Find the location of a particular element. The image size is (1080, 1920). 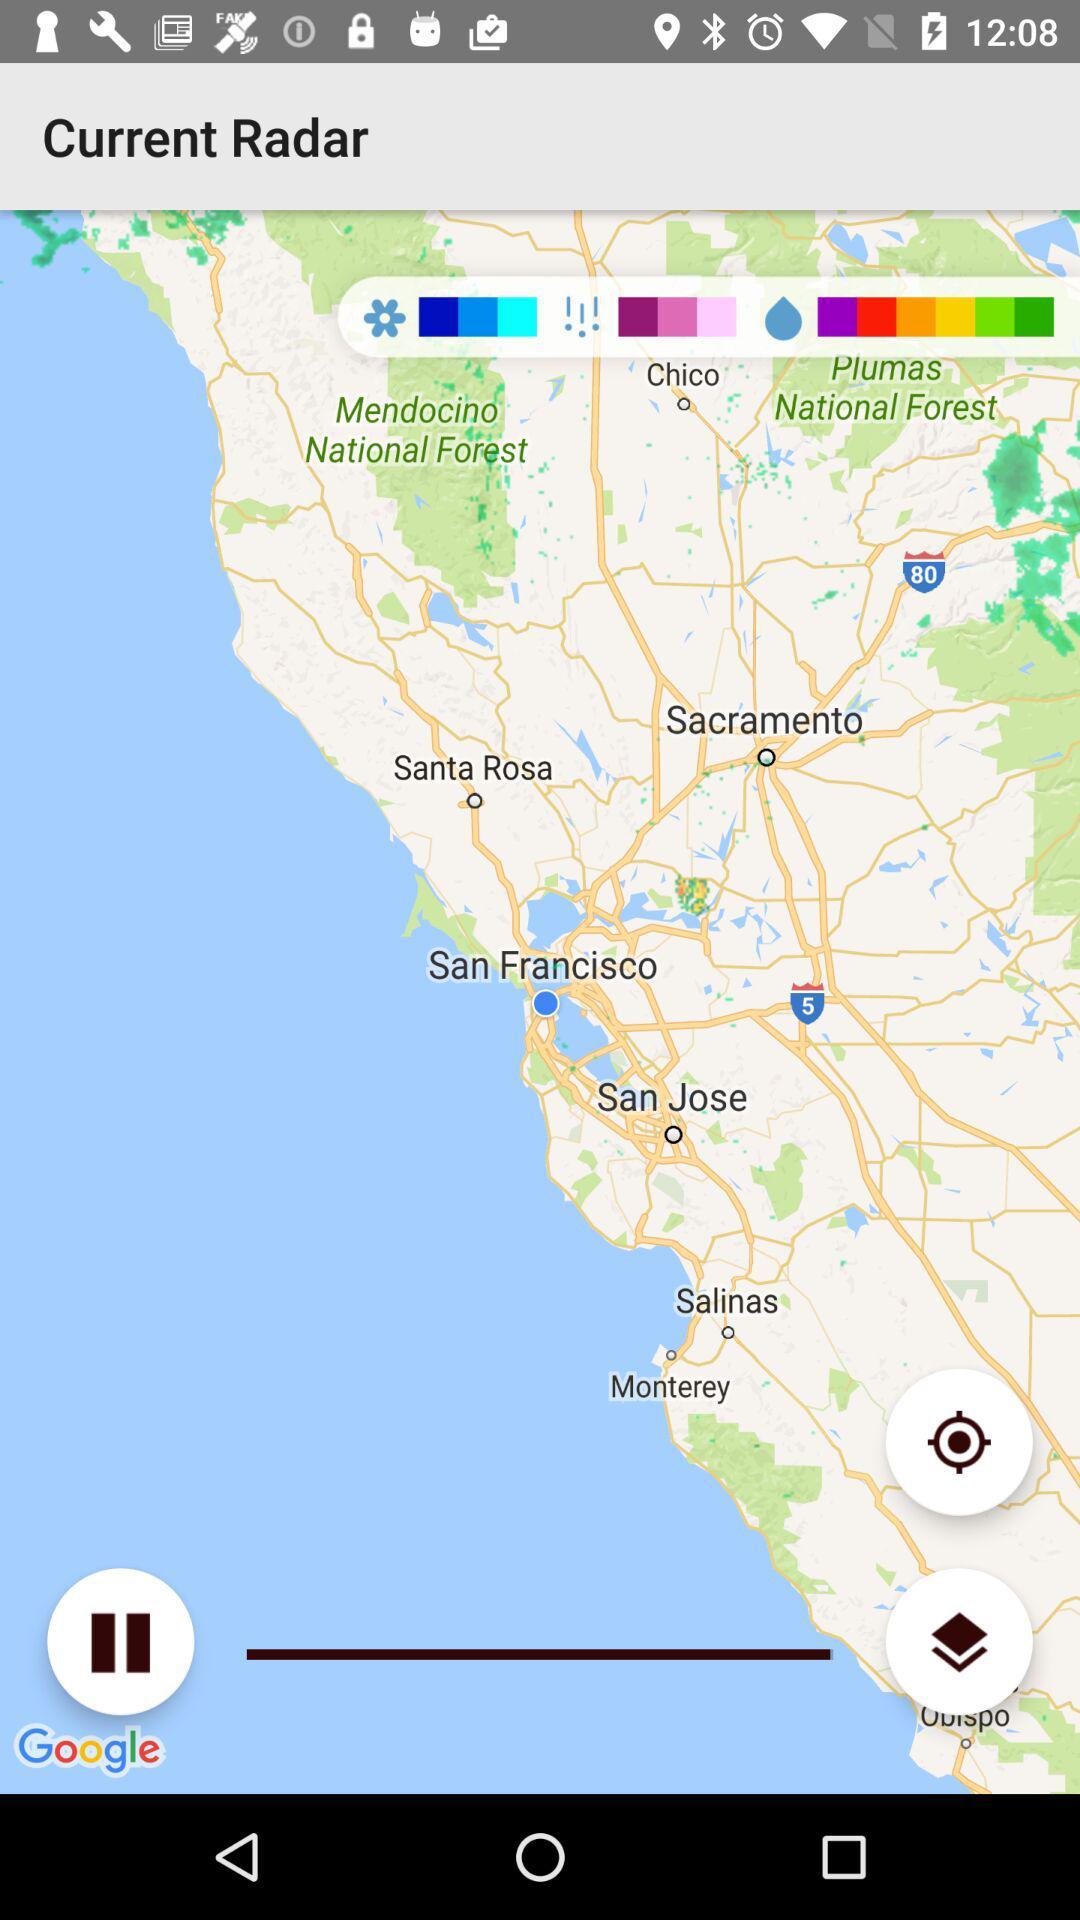

the layers icon is located at coordinates (958, 1641).